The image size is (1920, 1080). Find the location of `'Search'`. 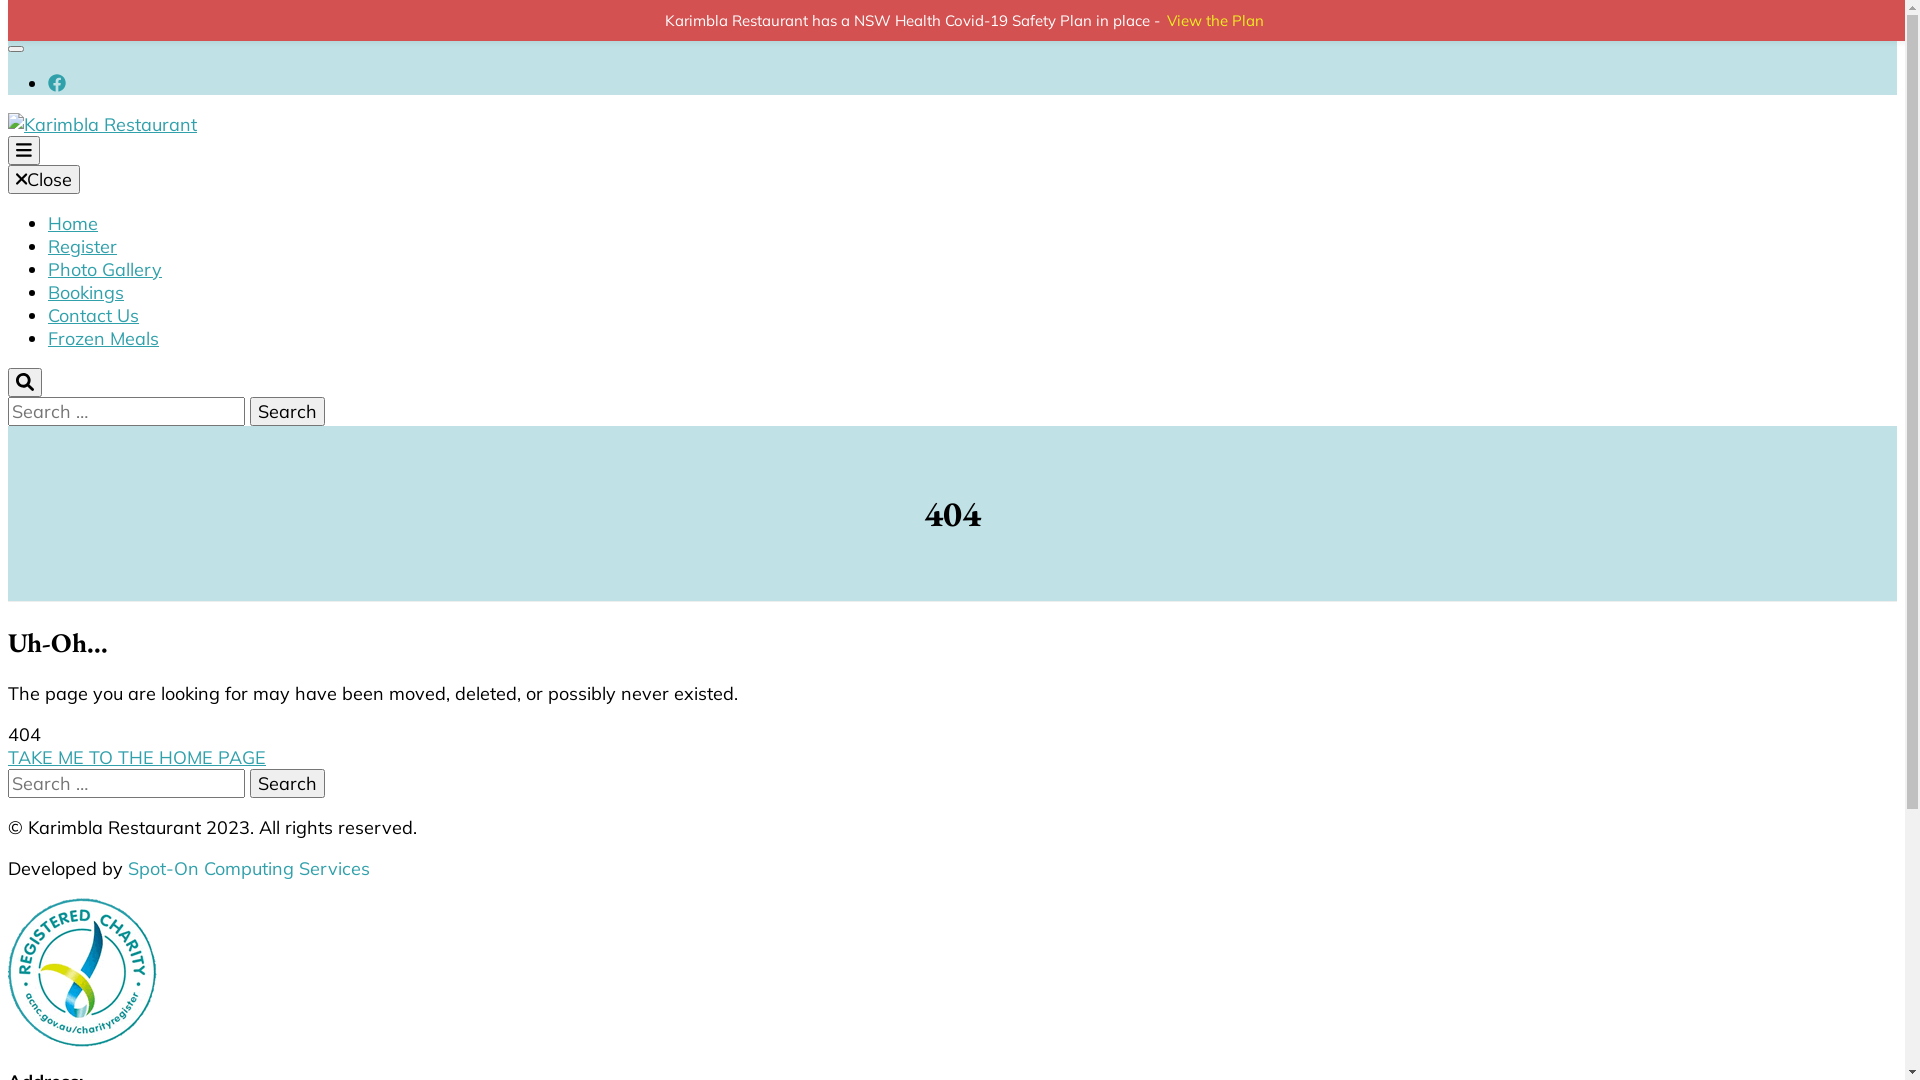

'Search' is located at coordinates (286, 782).